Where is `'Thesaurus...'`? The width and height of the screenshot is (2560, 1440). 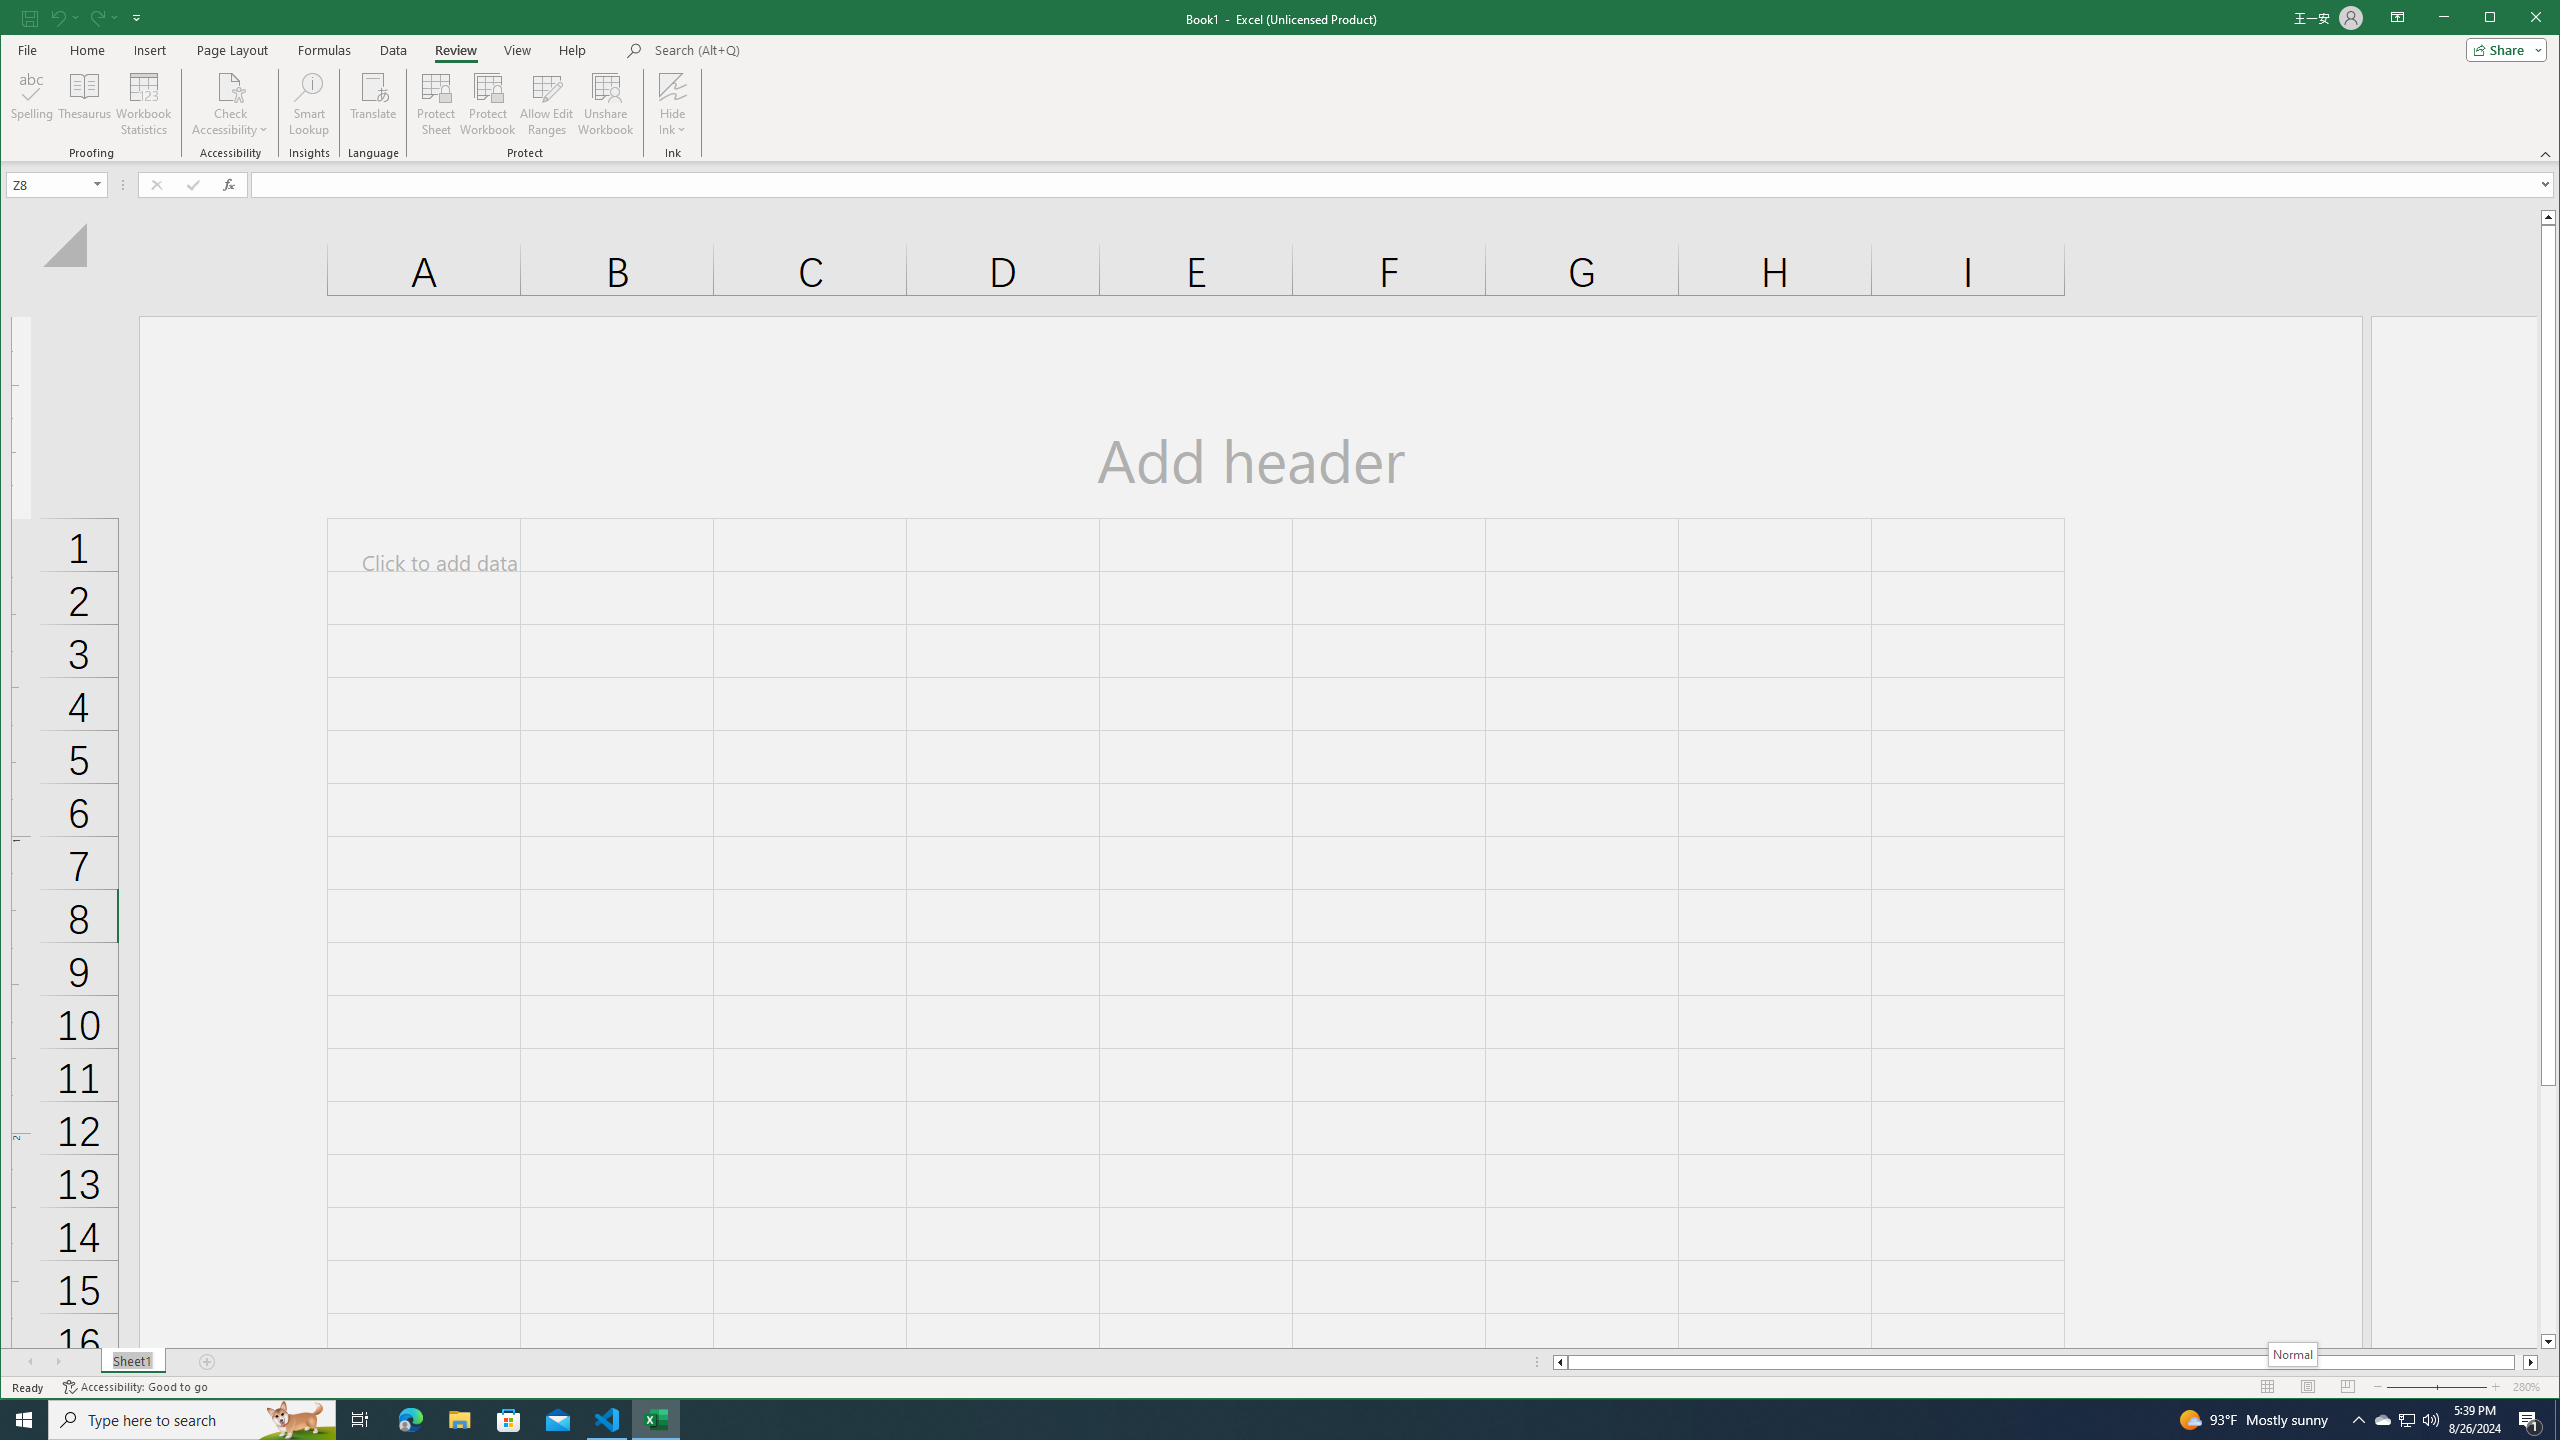 'Thesaurus...' is located at coordinates (85, 103).